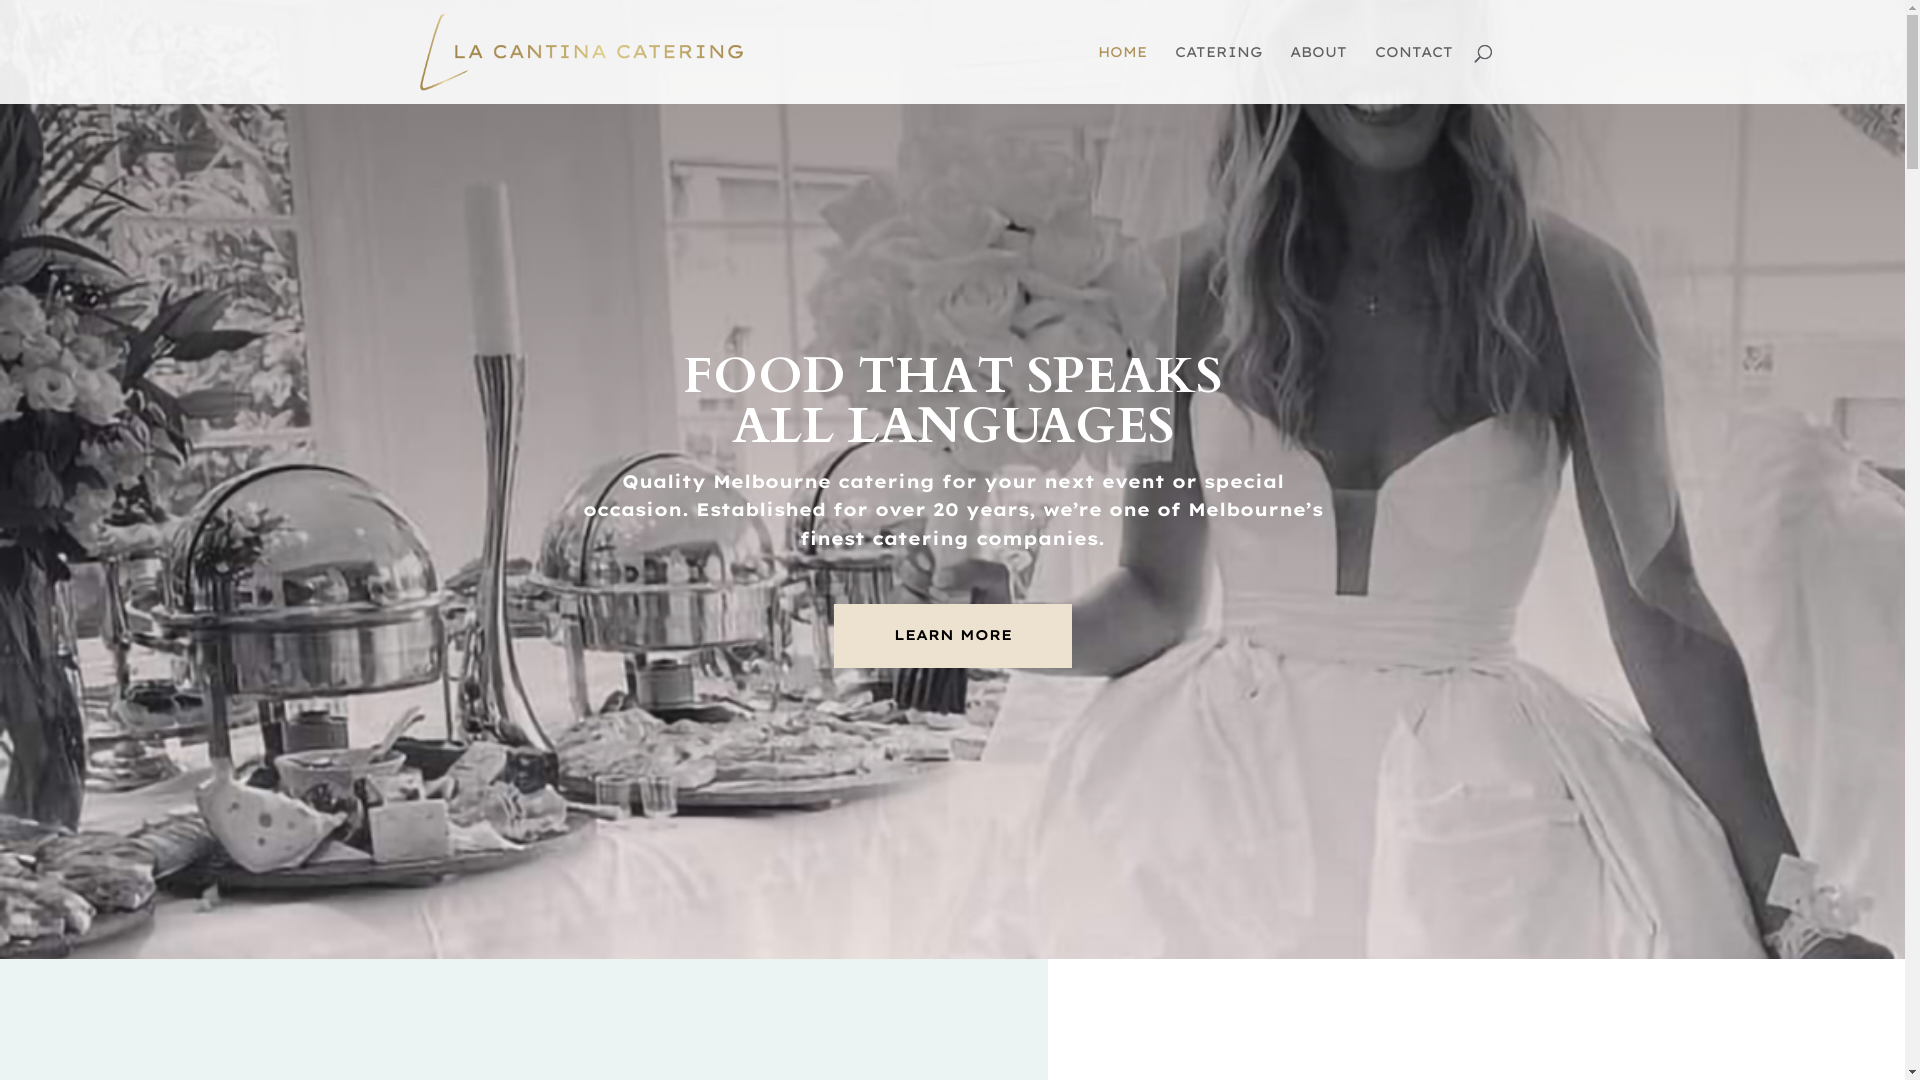  Describe the element at coordinates (1318, 73) in the screenshot. I see `'ABOUT'` at that location.